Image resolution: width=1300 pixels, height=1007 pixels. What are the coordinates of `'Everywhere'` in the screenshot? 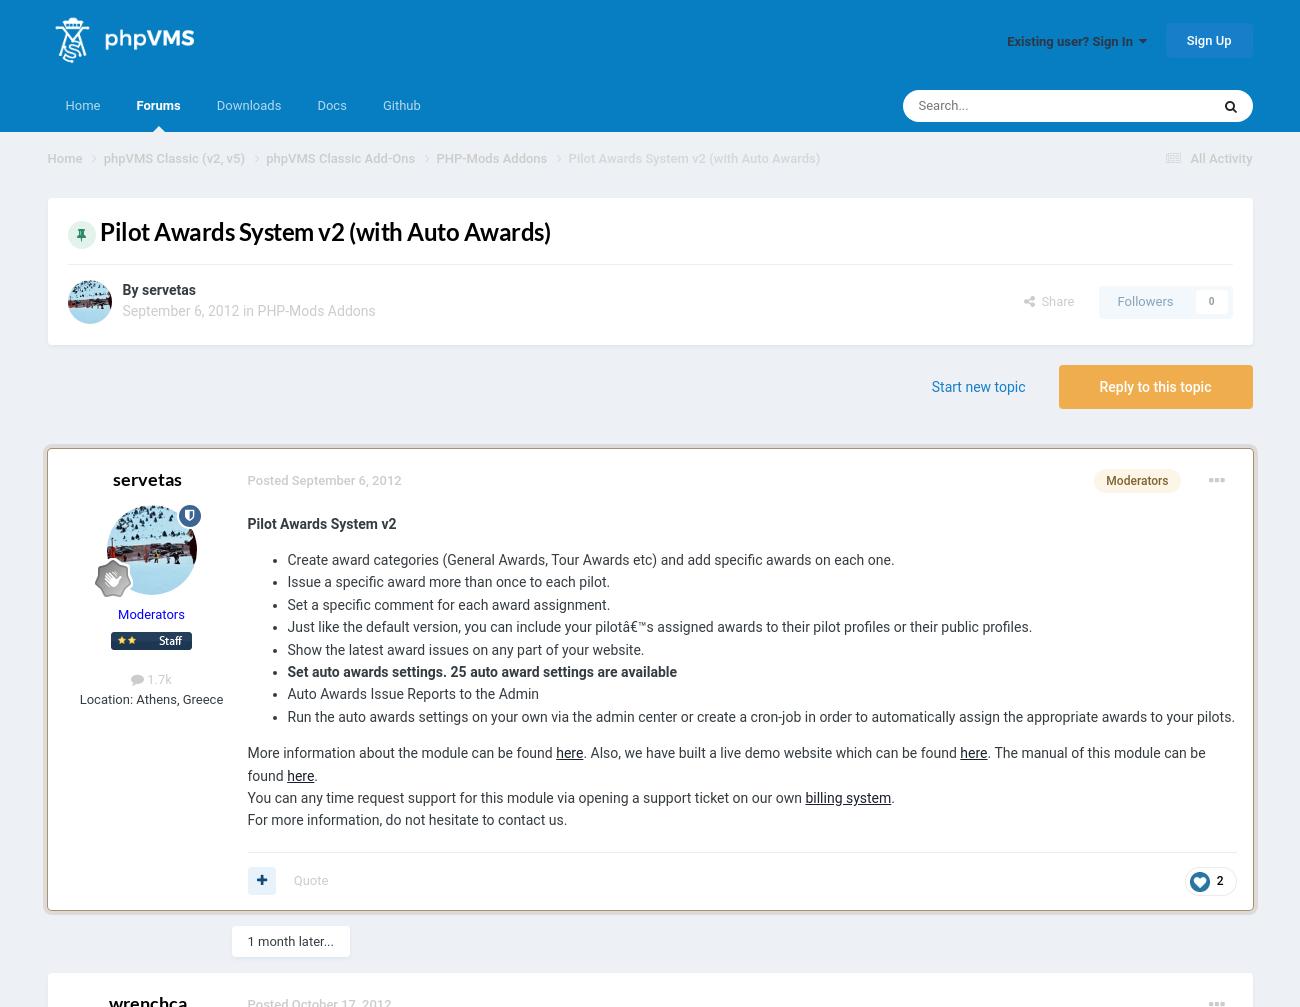 It's located at (1087, 150).